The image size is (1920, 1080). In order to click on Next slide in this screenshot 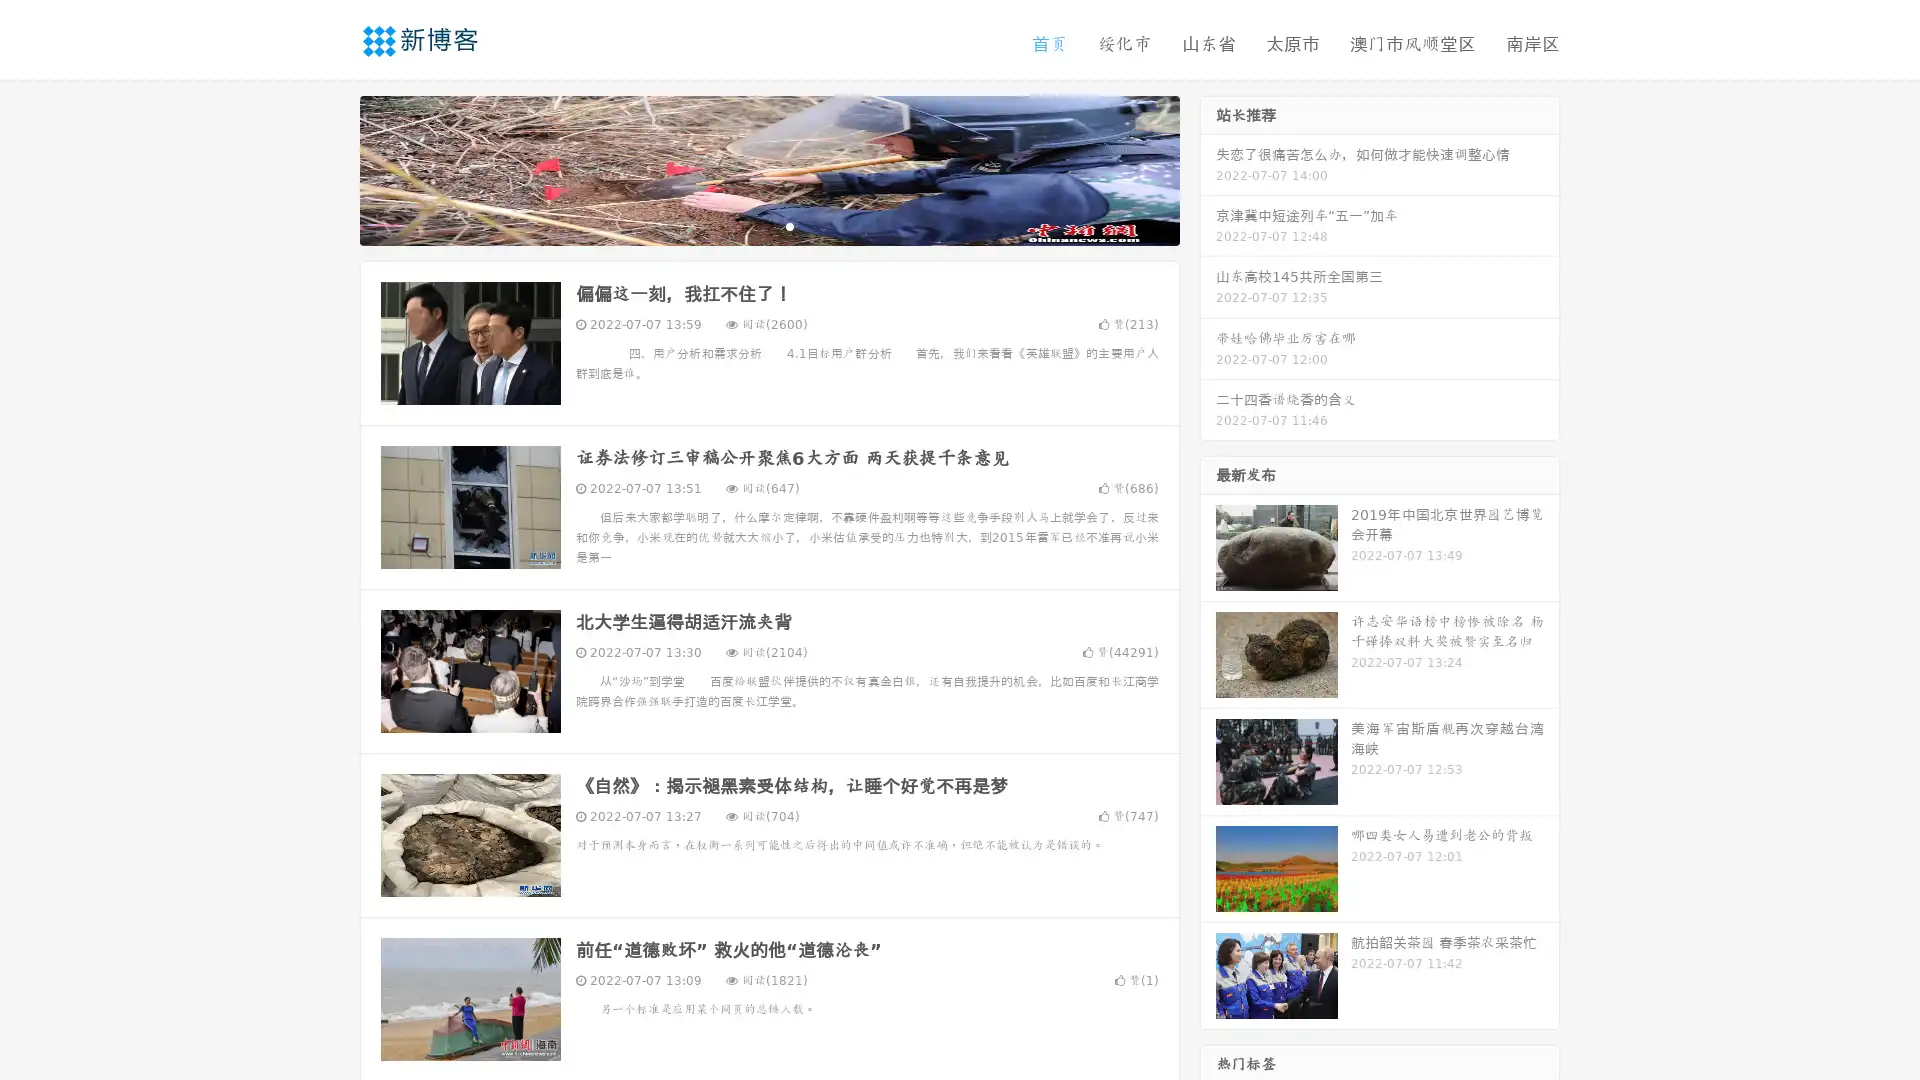, I will do `click(1208, 168)`.